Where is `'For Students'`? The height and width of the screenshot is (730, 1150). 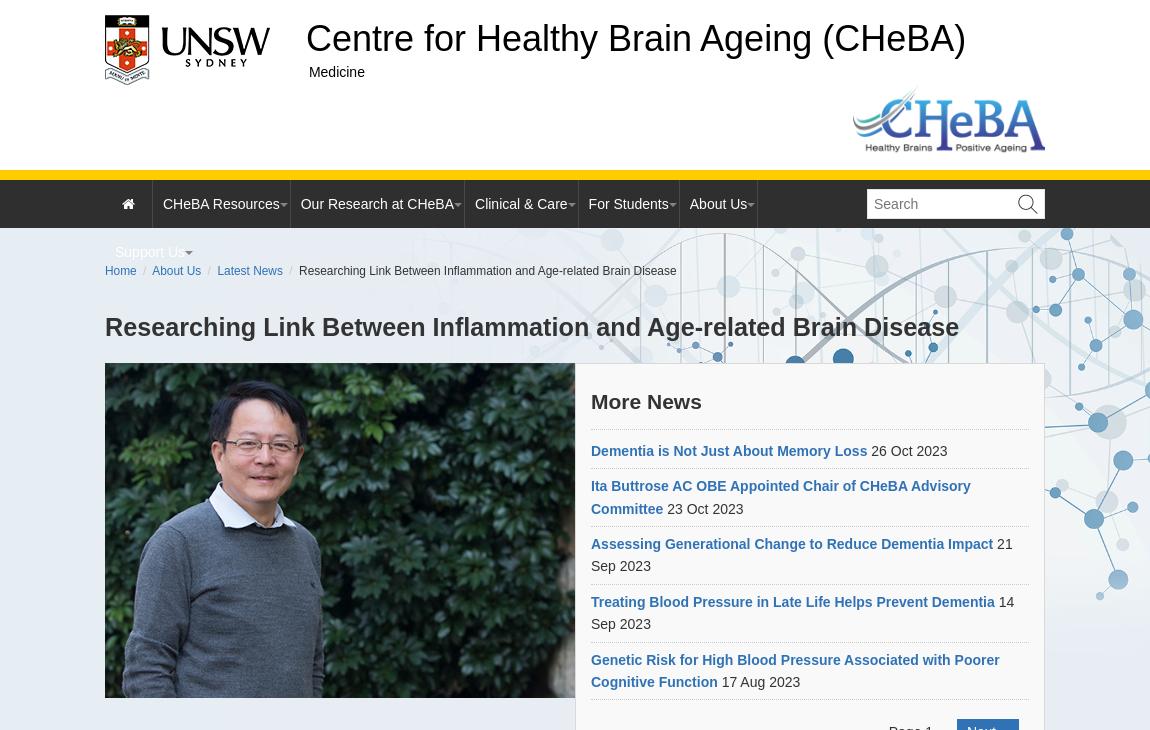
'For Students' is located at coordinates (627, 204).